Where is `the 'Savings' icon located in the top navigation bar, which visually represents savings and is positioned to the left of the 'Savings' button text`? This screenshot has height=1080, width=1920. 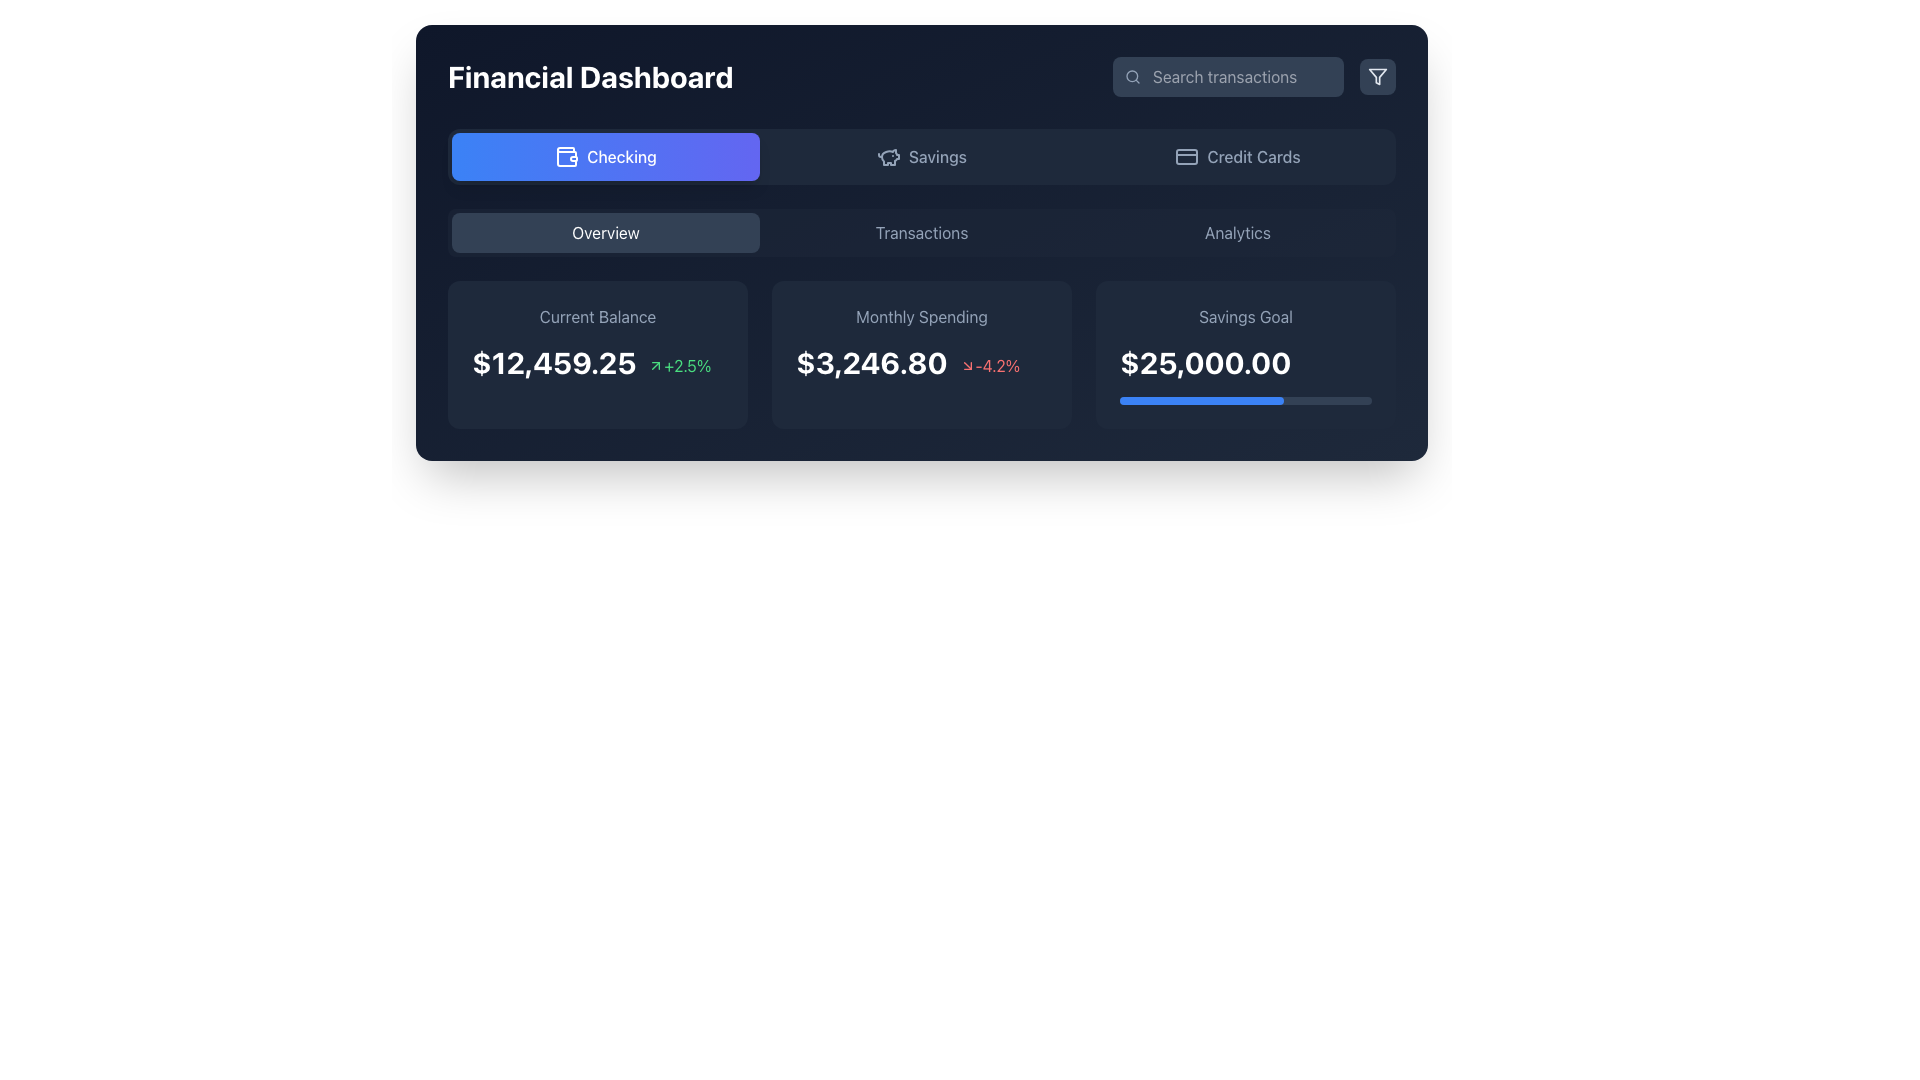
the 'Savings' icon located in the top navigation bar, which visually represents savings and is positioned to the left of the 'Savings' button text is located at coordinates (887, 156).